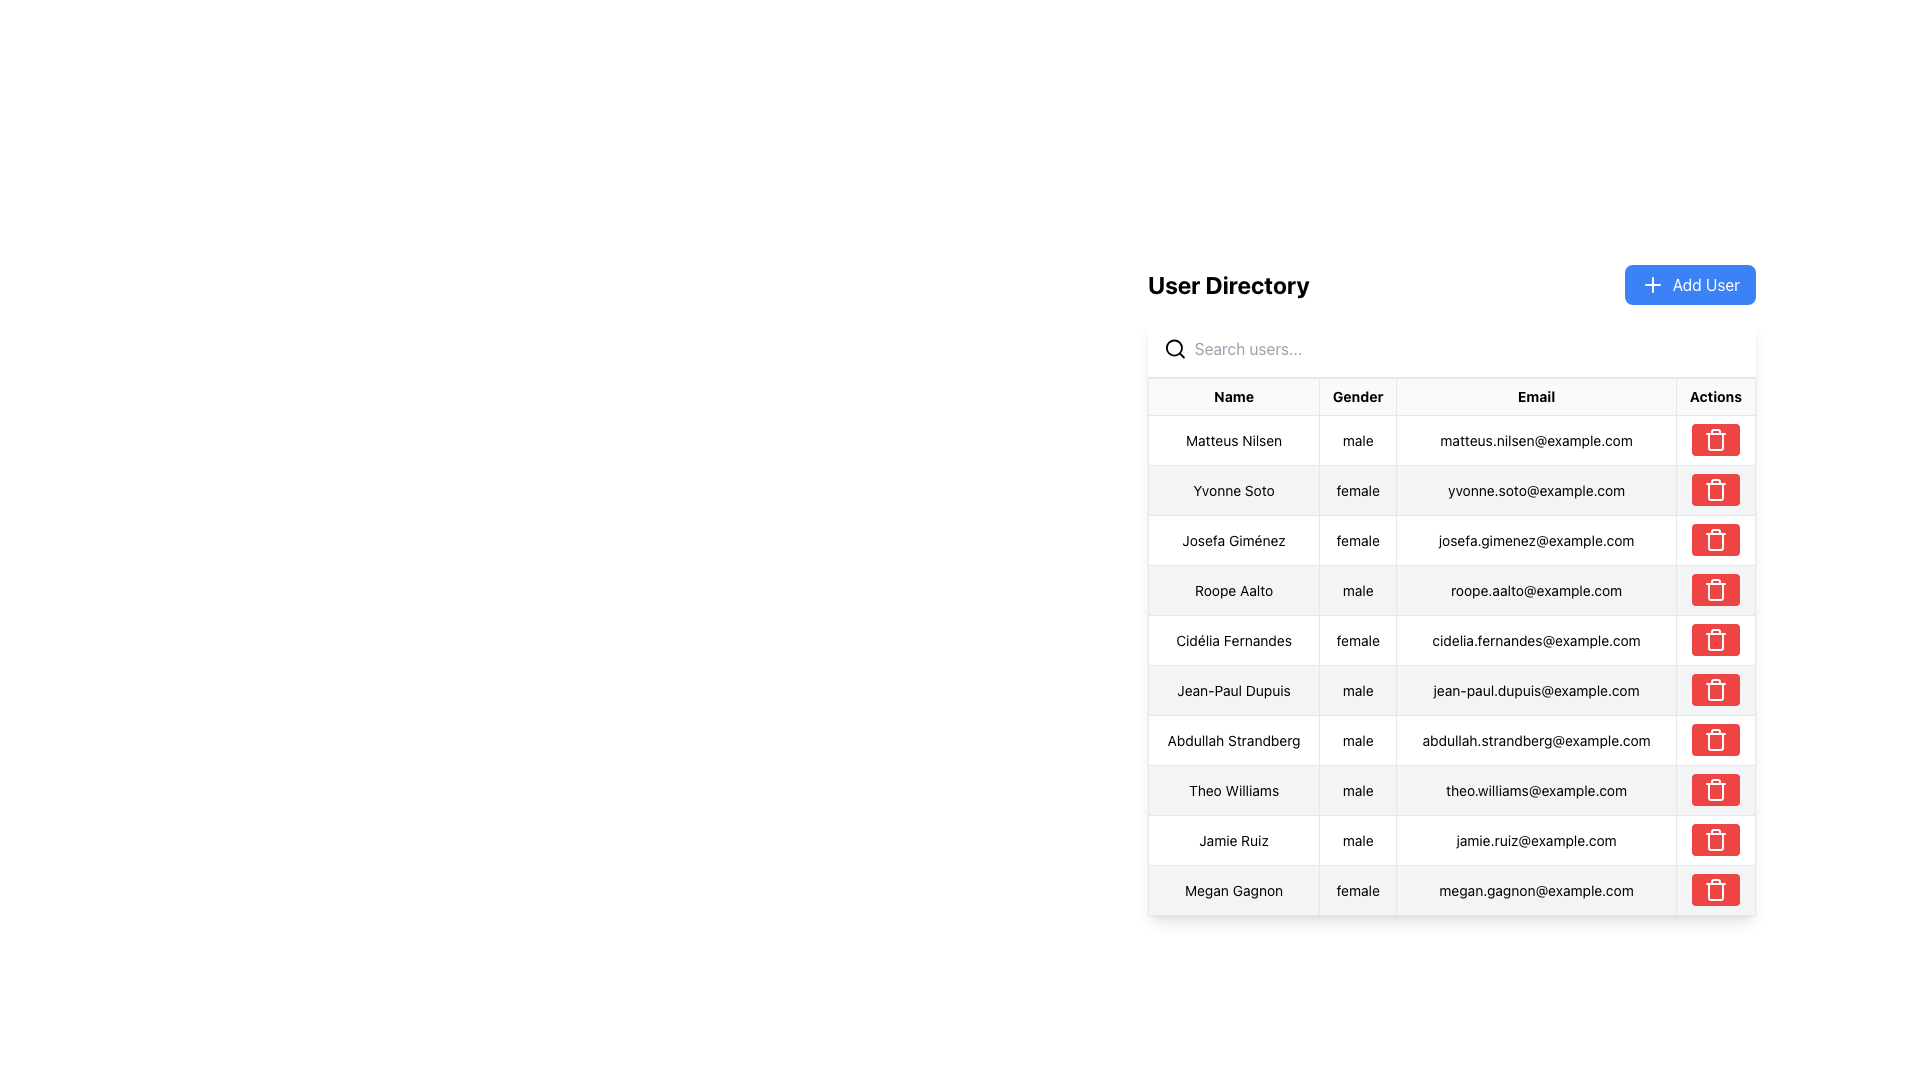  What do you see at coordinates (1714, 889) in the screenshot?
I see `the trash bin icon, which is styled with a red fill and white stroke, located in the last row of the 'Actions' column` at bounding box center [1714, 889].